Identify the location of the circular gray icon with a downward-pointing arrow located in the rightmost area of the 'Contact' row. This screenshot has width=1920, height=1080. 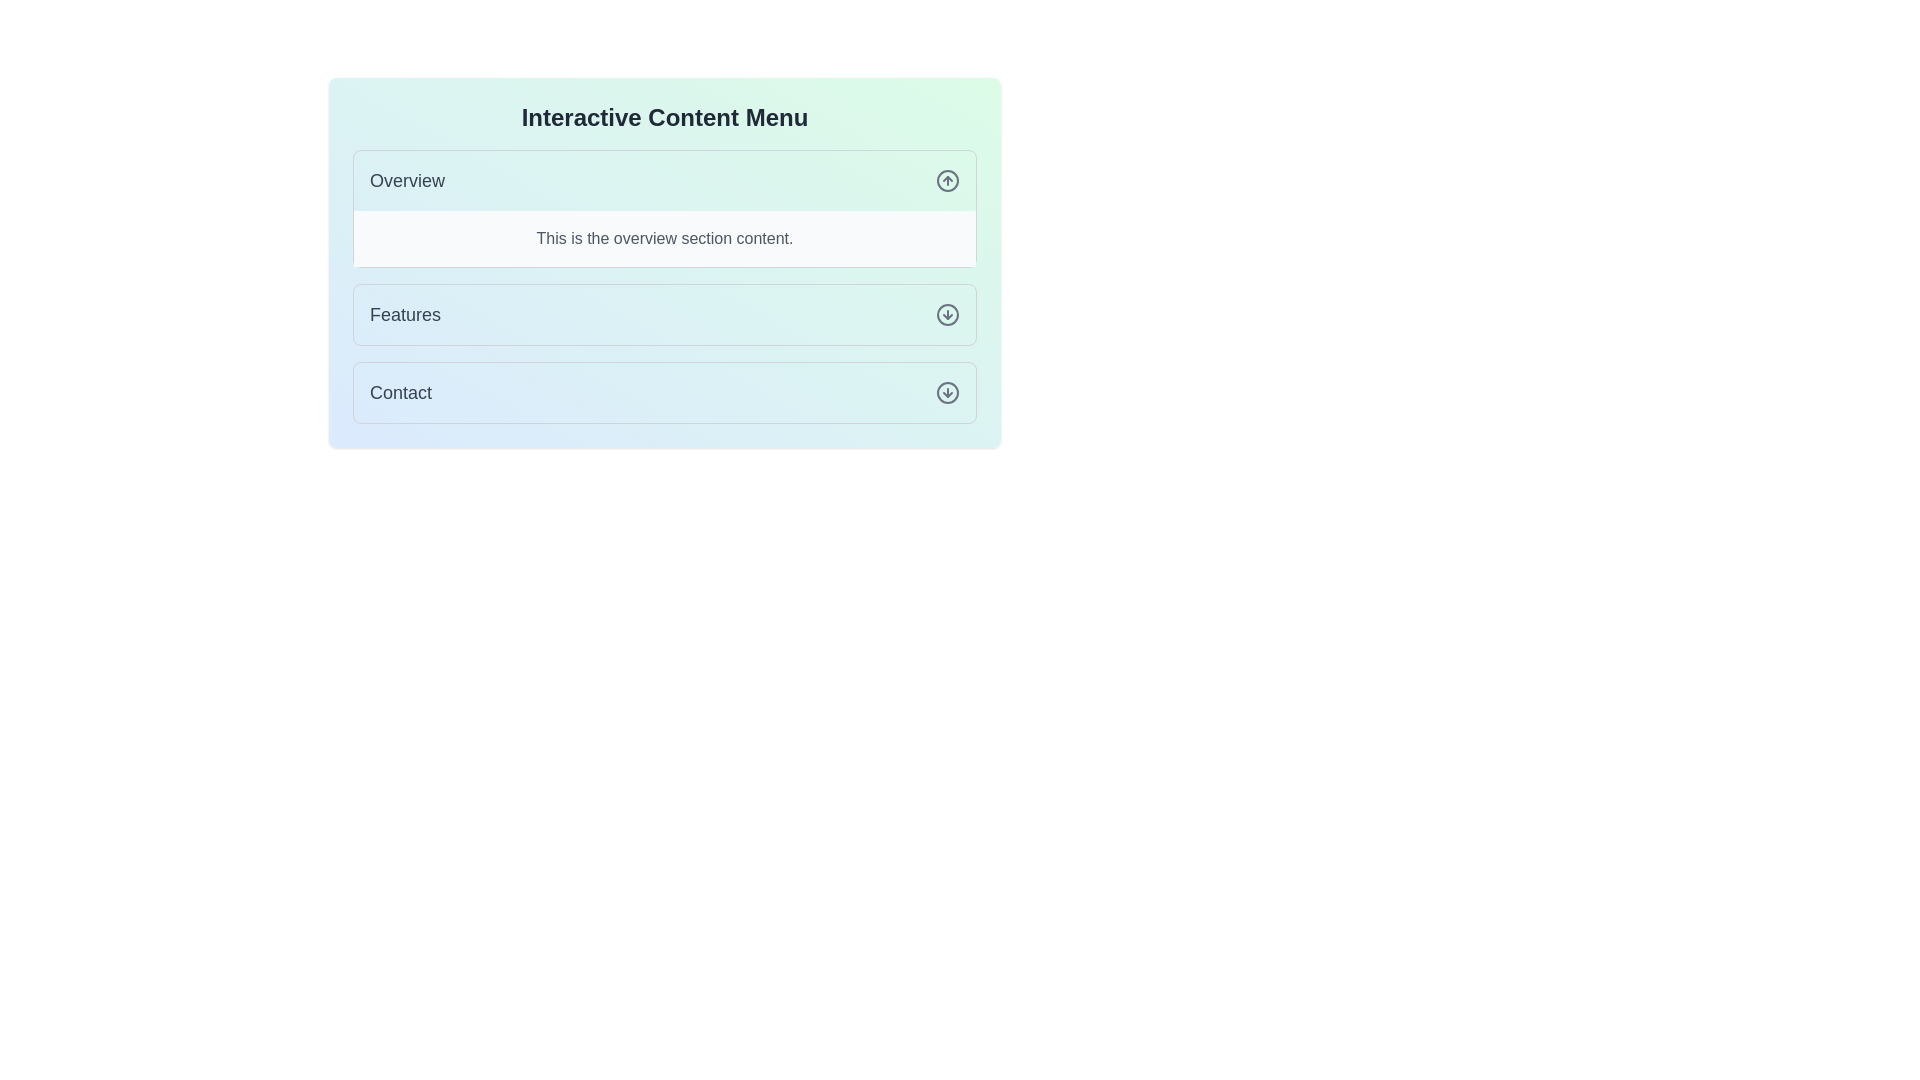
(947, 393).